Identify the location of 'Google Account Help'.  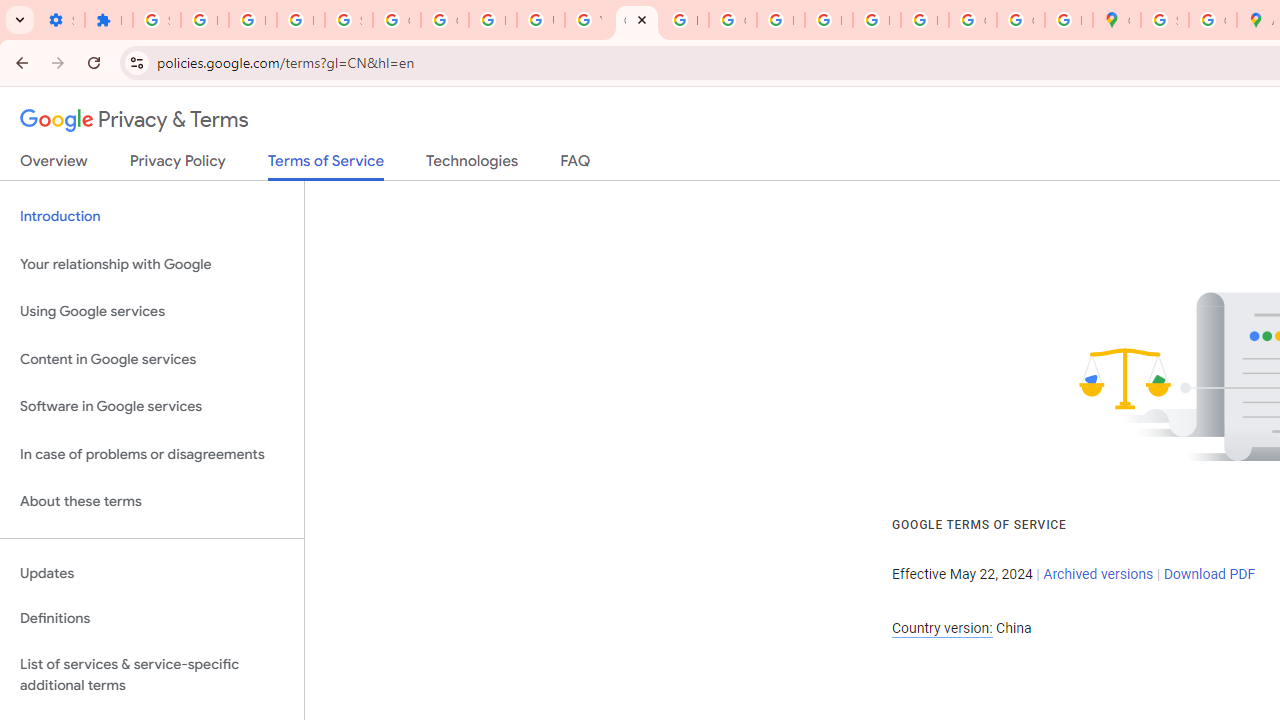
(443, 20).